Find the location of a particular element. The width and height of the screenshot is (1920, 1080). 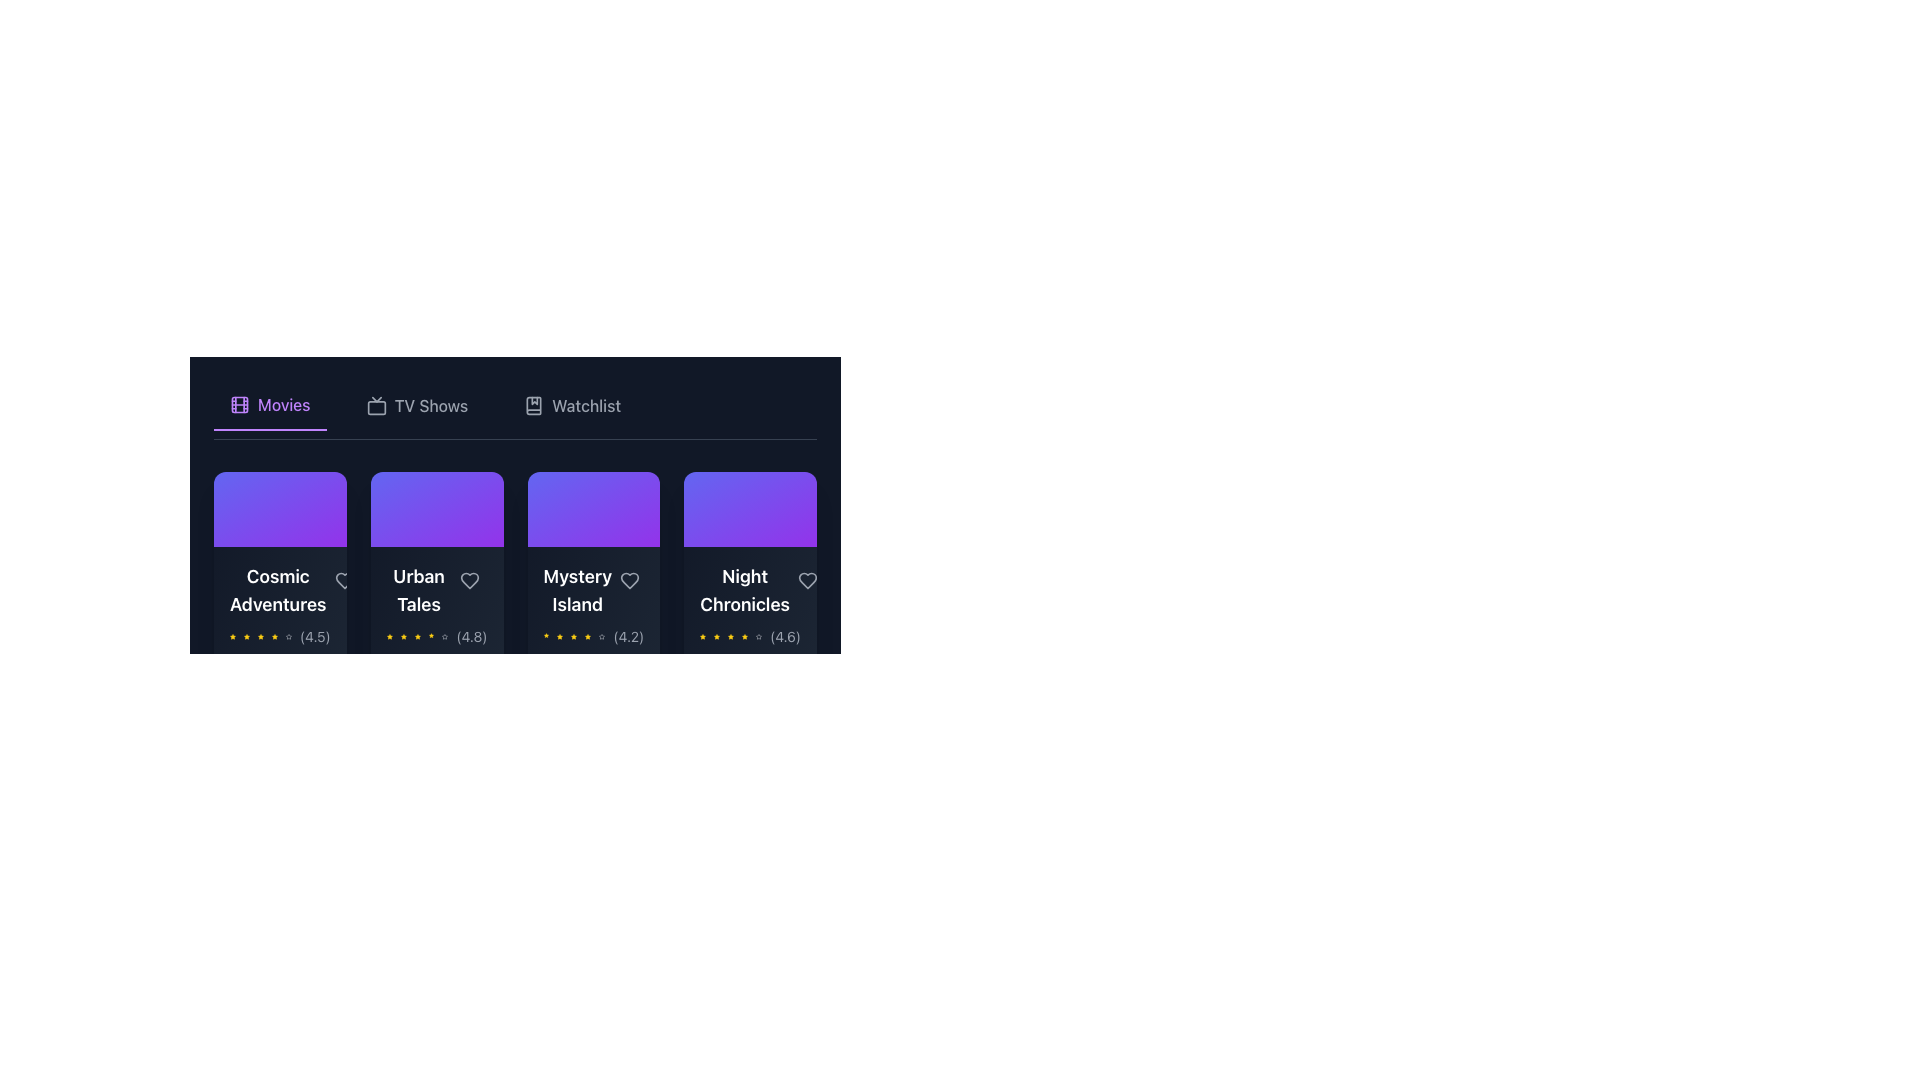

the small gray text snippet showing '(4.5)' located to the right of the yellow rating stars under the heading 'Cosmic Adventures' in the first content card is located at coordinates (314, 636).